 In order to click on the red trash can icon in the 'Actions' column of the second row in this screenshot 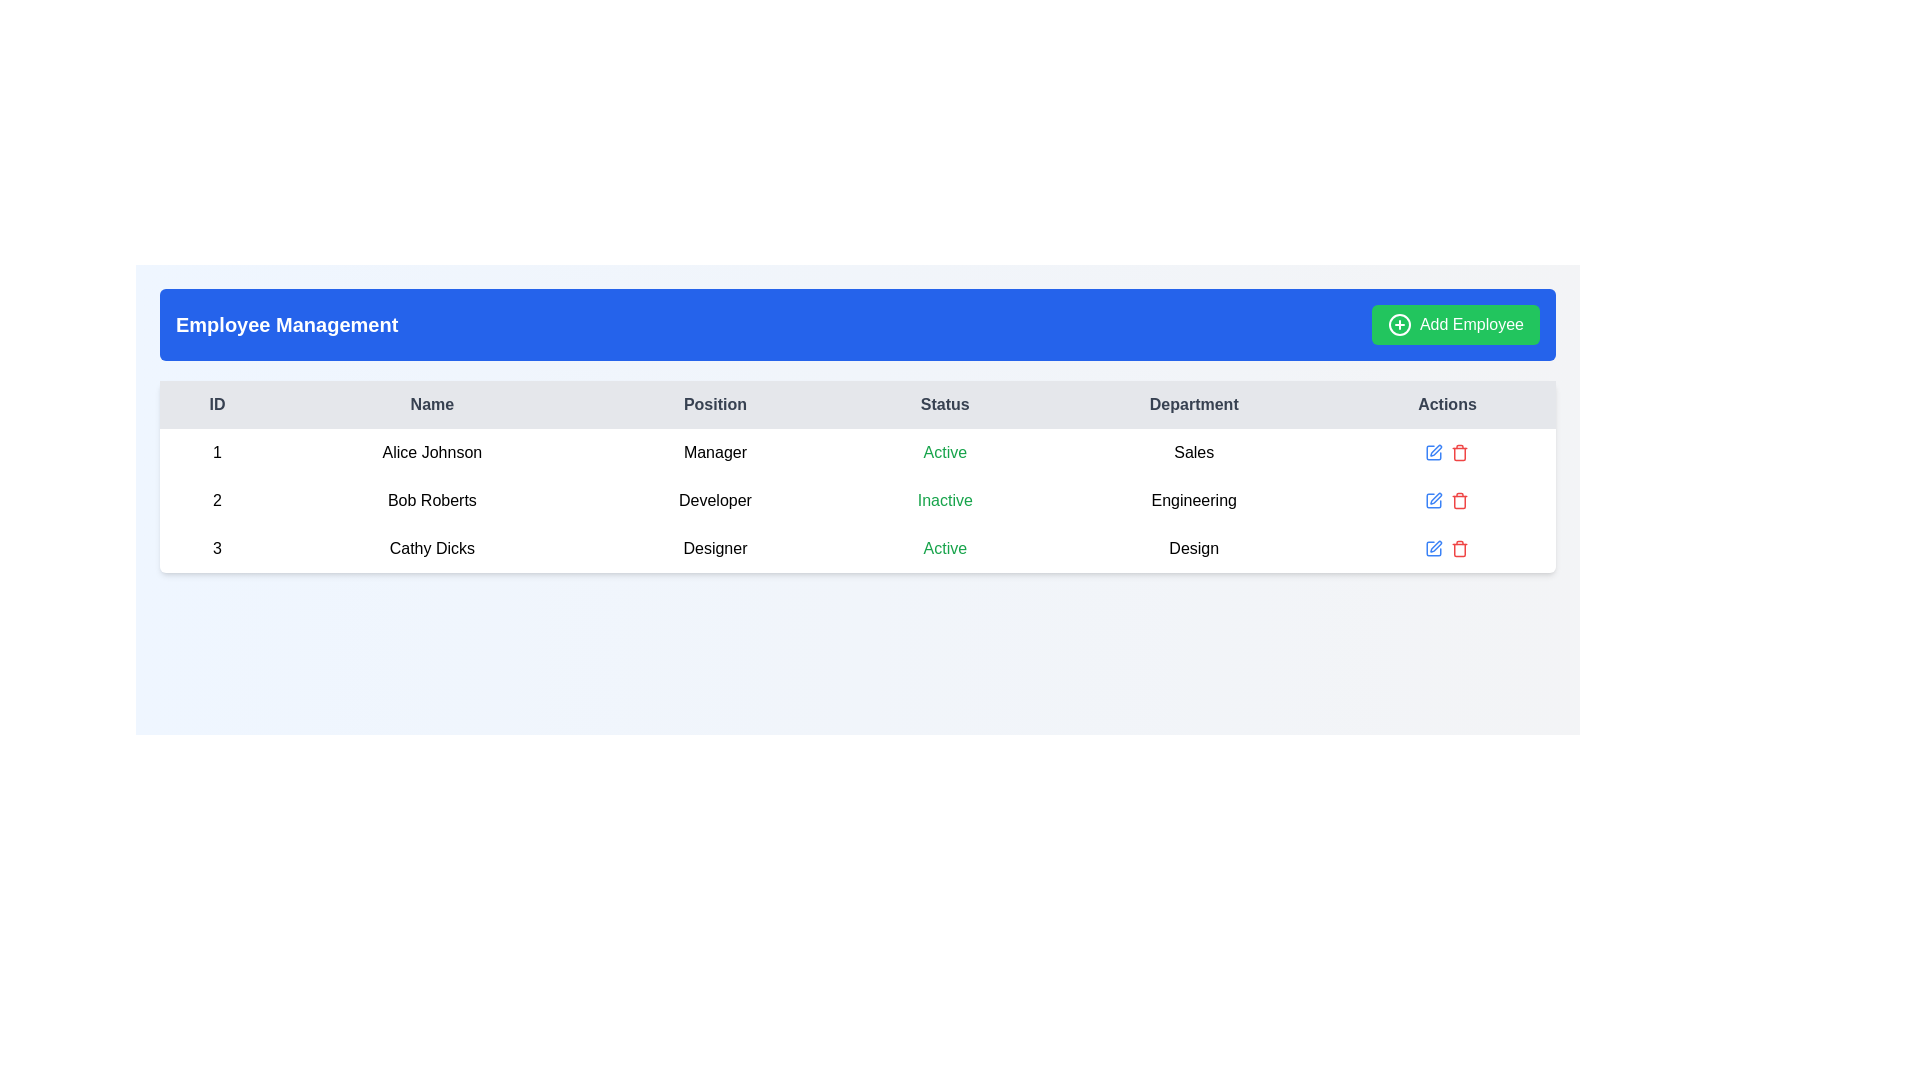, I will do `click(1460, 500)`.